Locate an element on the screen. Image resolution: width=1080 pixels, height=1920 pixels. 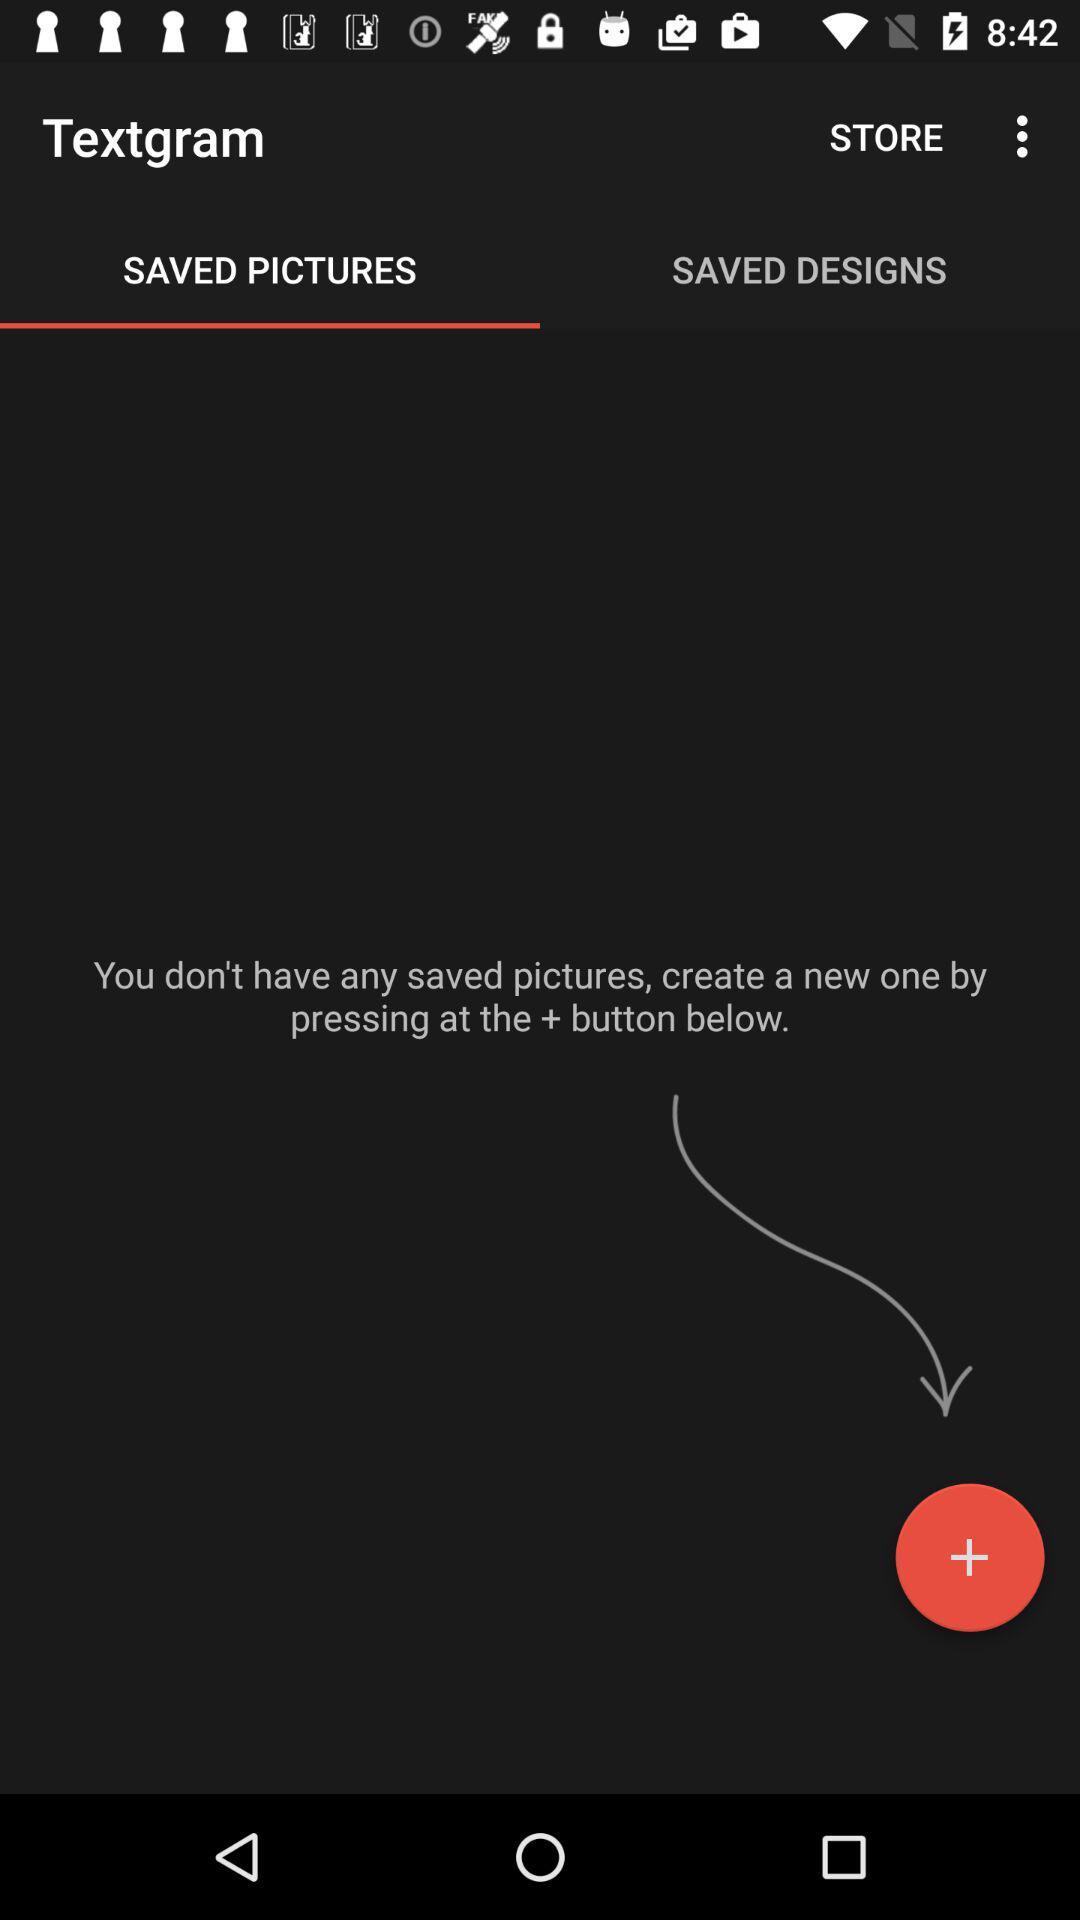
icon to the right of store icon is located at coordinates (1027, 135).